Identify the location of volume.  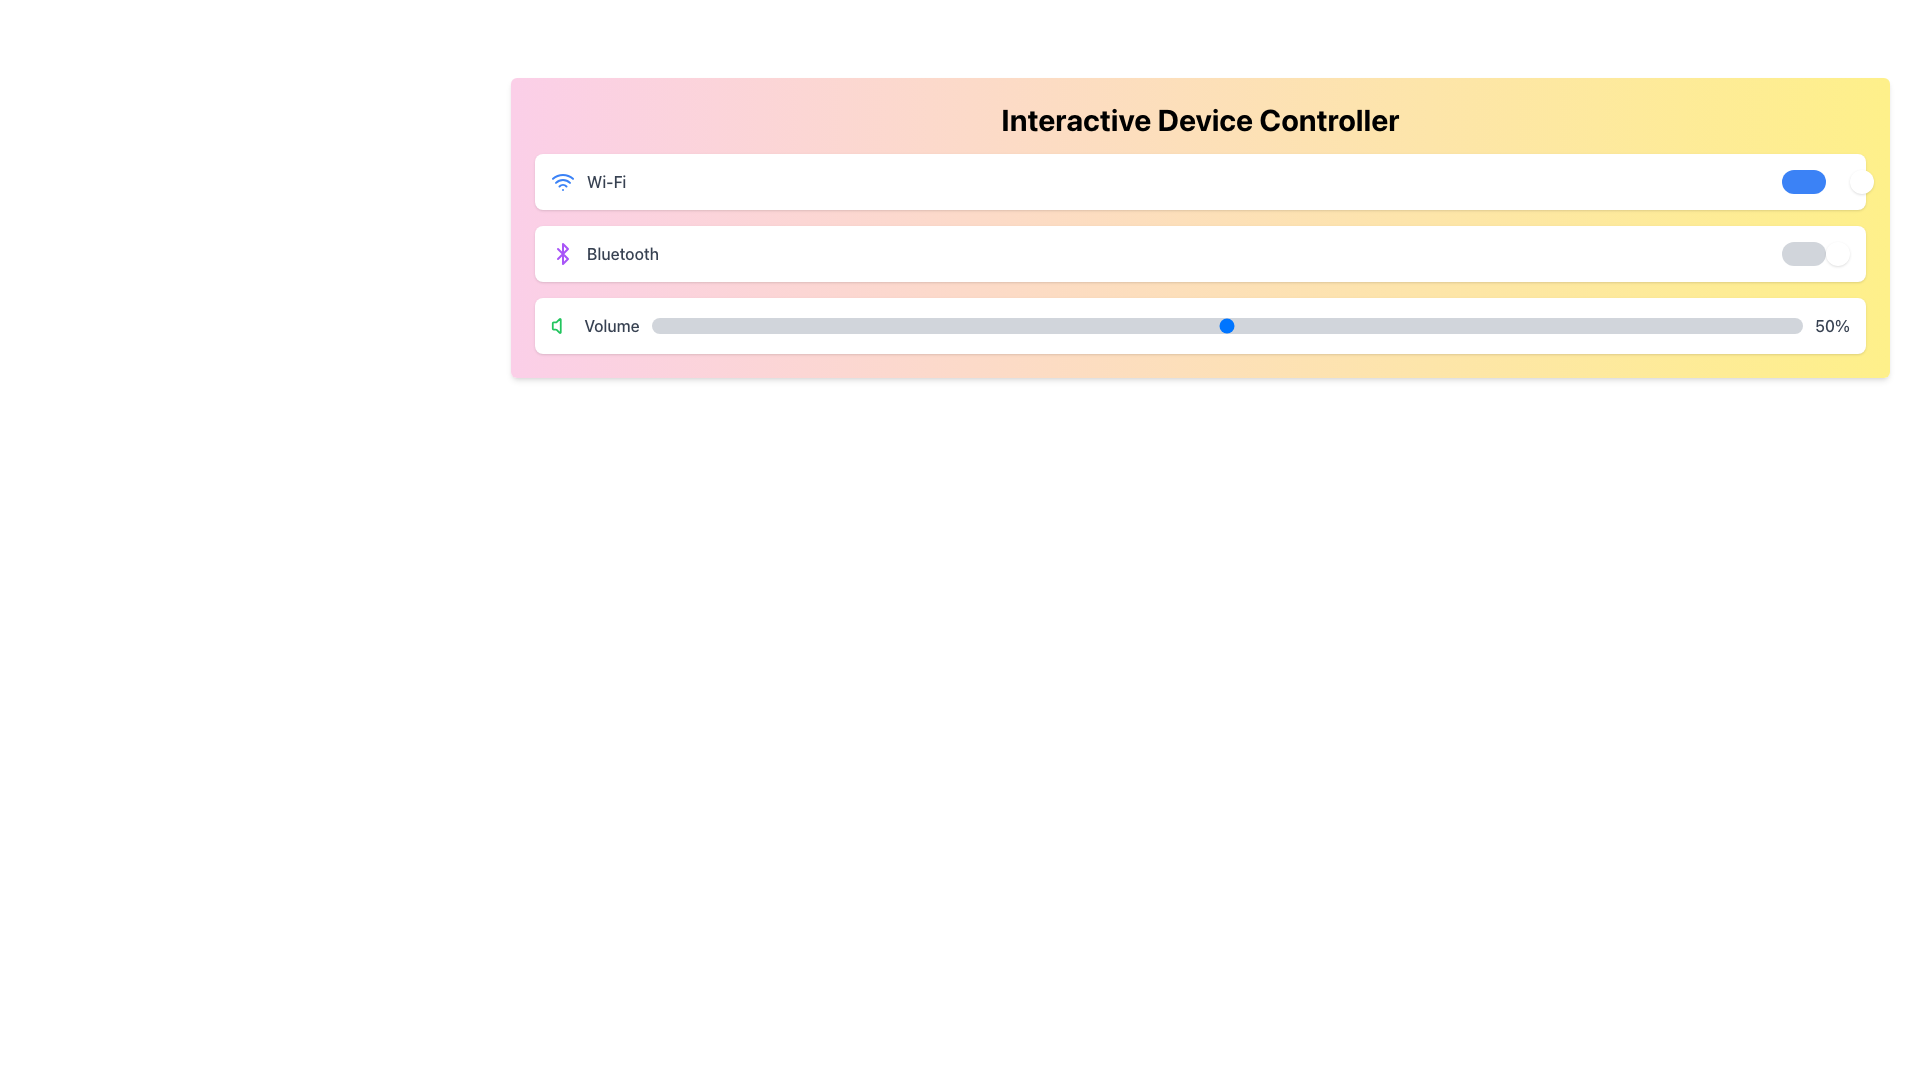
(1583, 325).